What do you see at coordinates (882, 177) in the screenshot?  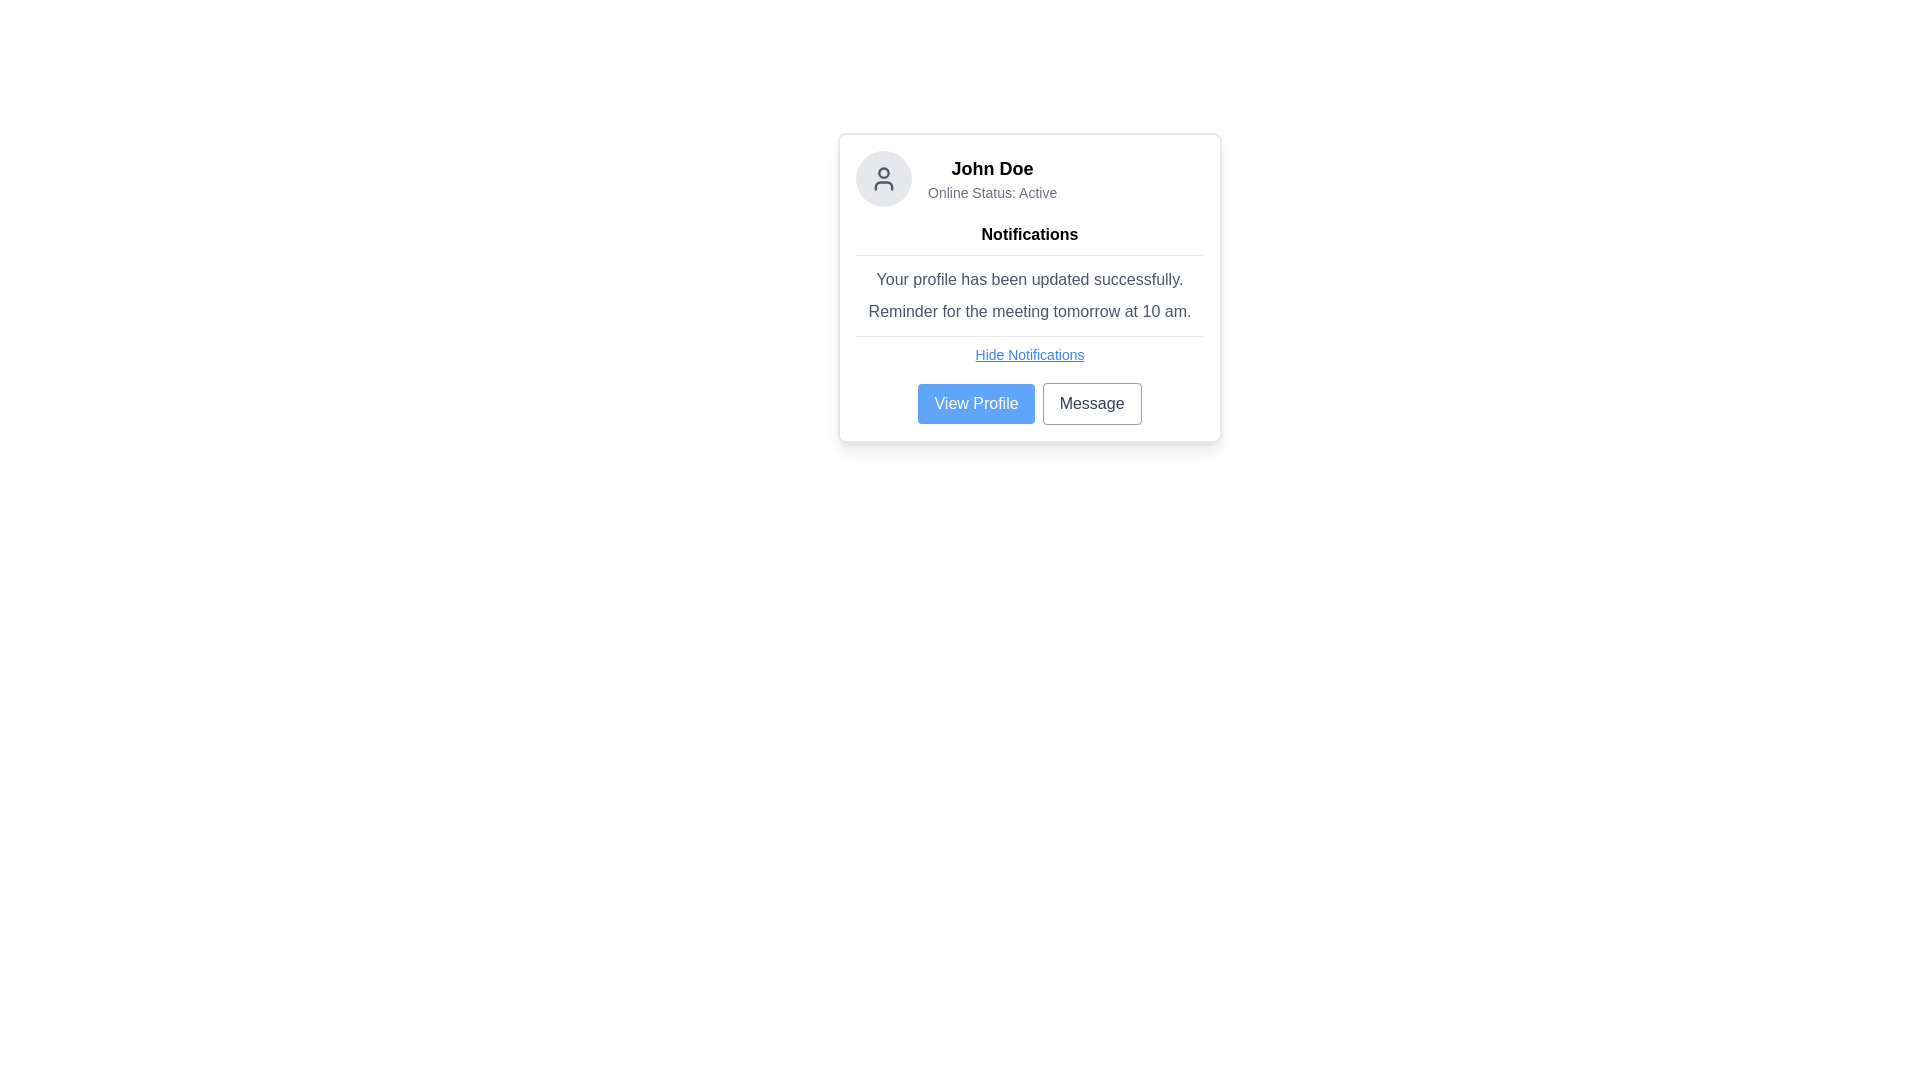 I see `the user profile picture icon located at the top-left corner of the profile card, adjacent to the user's name and status` at bounding box center [882, 177].